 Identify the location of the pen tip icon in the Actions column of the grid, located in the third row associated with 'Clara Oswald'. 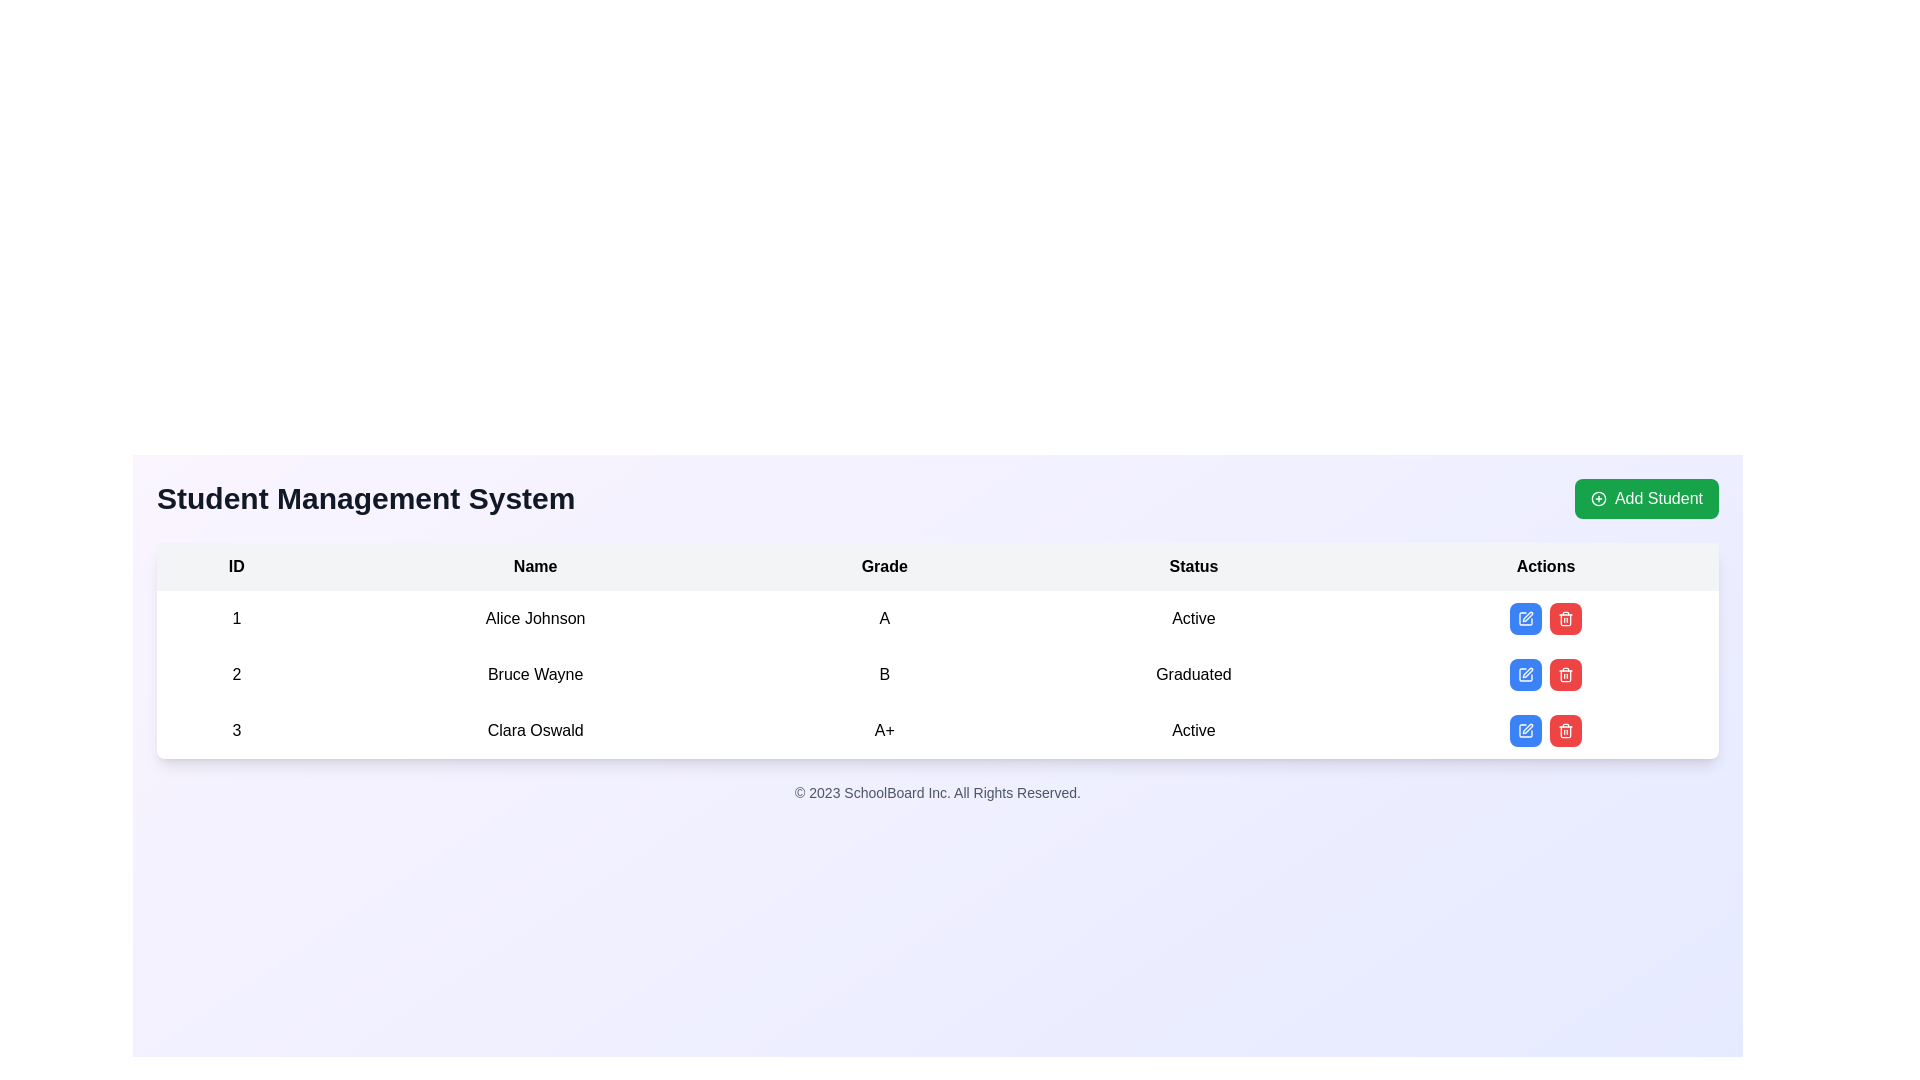
(1526, 616).